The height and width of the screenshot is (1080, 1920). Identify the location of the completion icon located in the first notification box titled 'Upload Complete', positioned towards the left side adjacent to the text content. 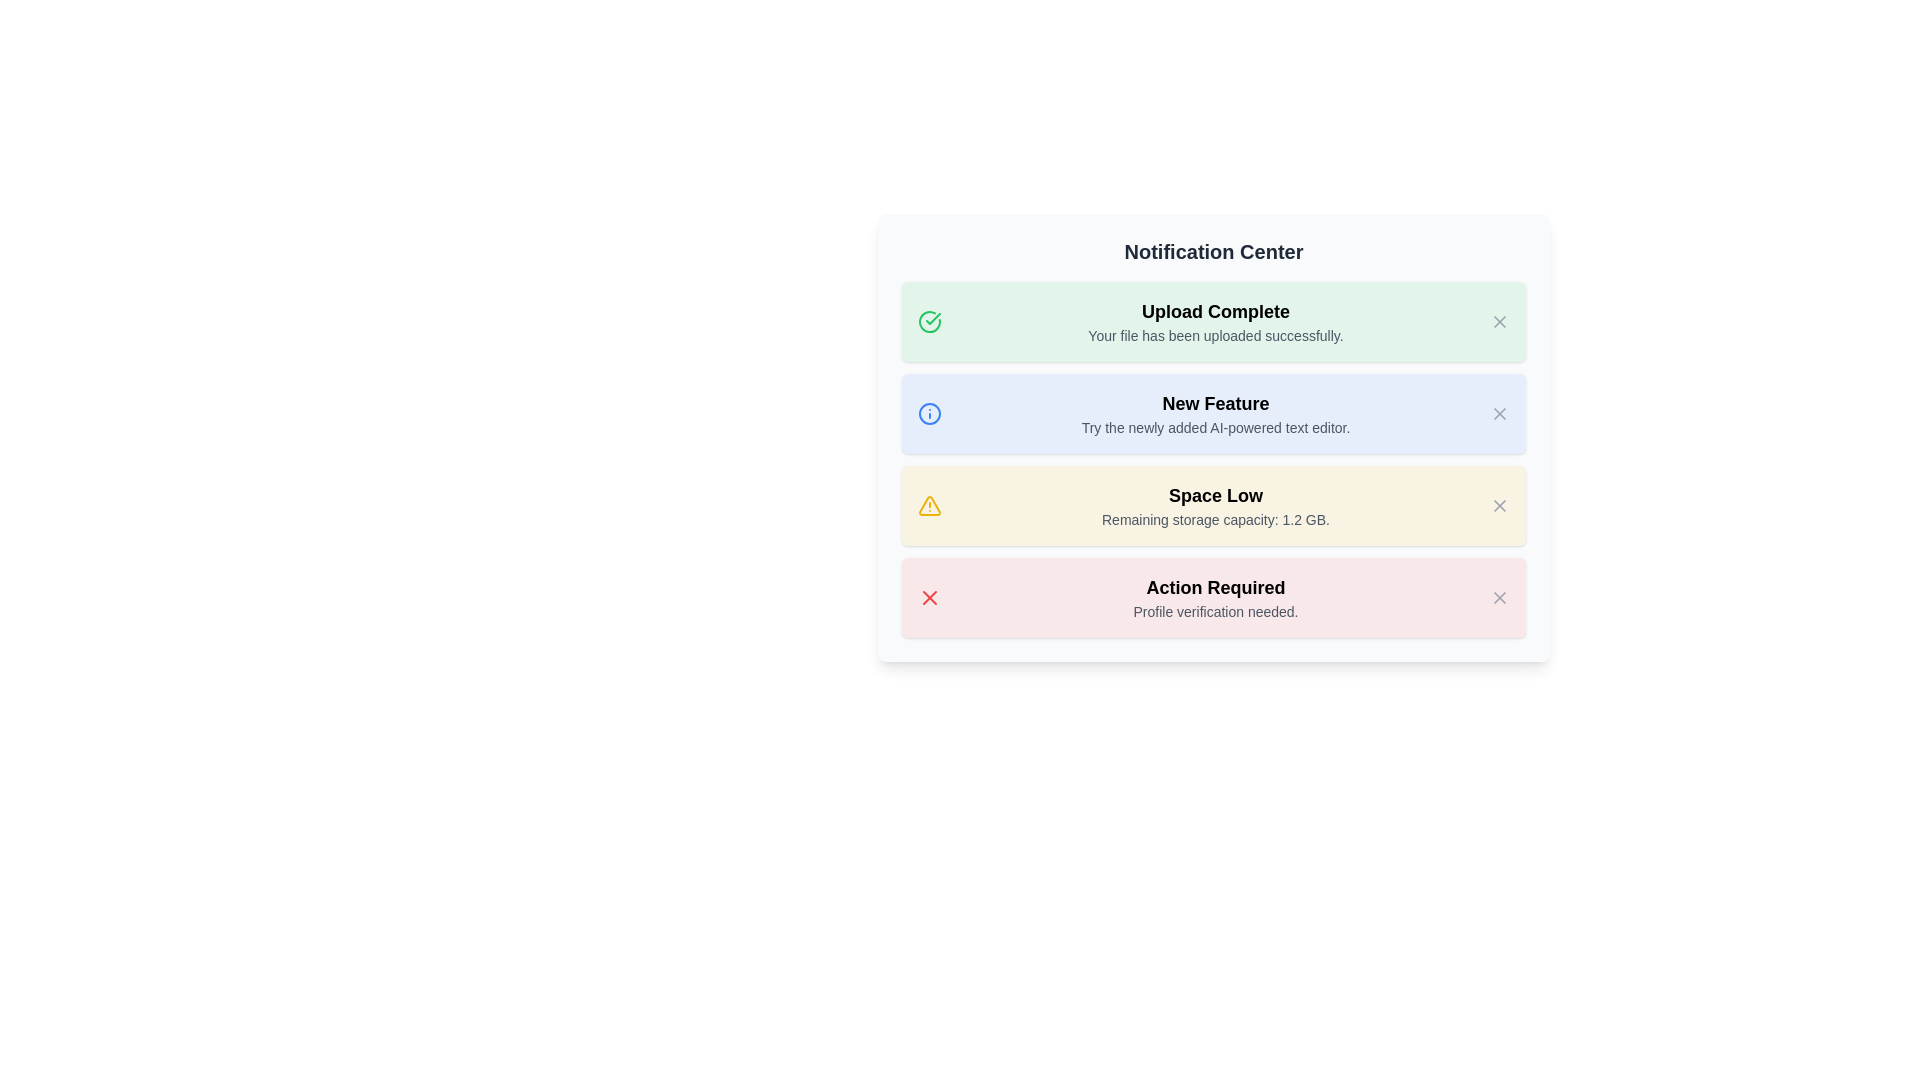
(929, 320).